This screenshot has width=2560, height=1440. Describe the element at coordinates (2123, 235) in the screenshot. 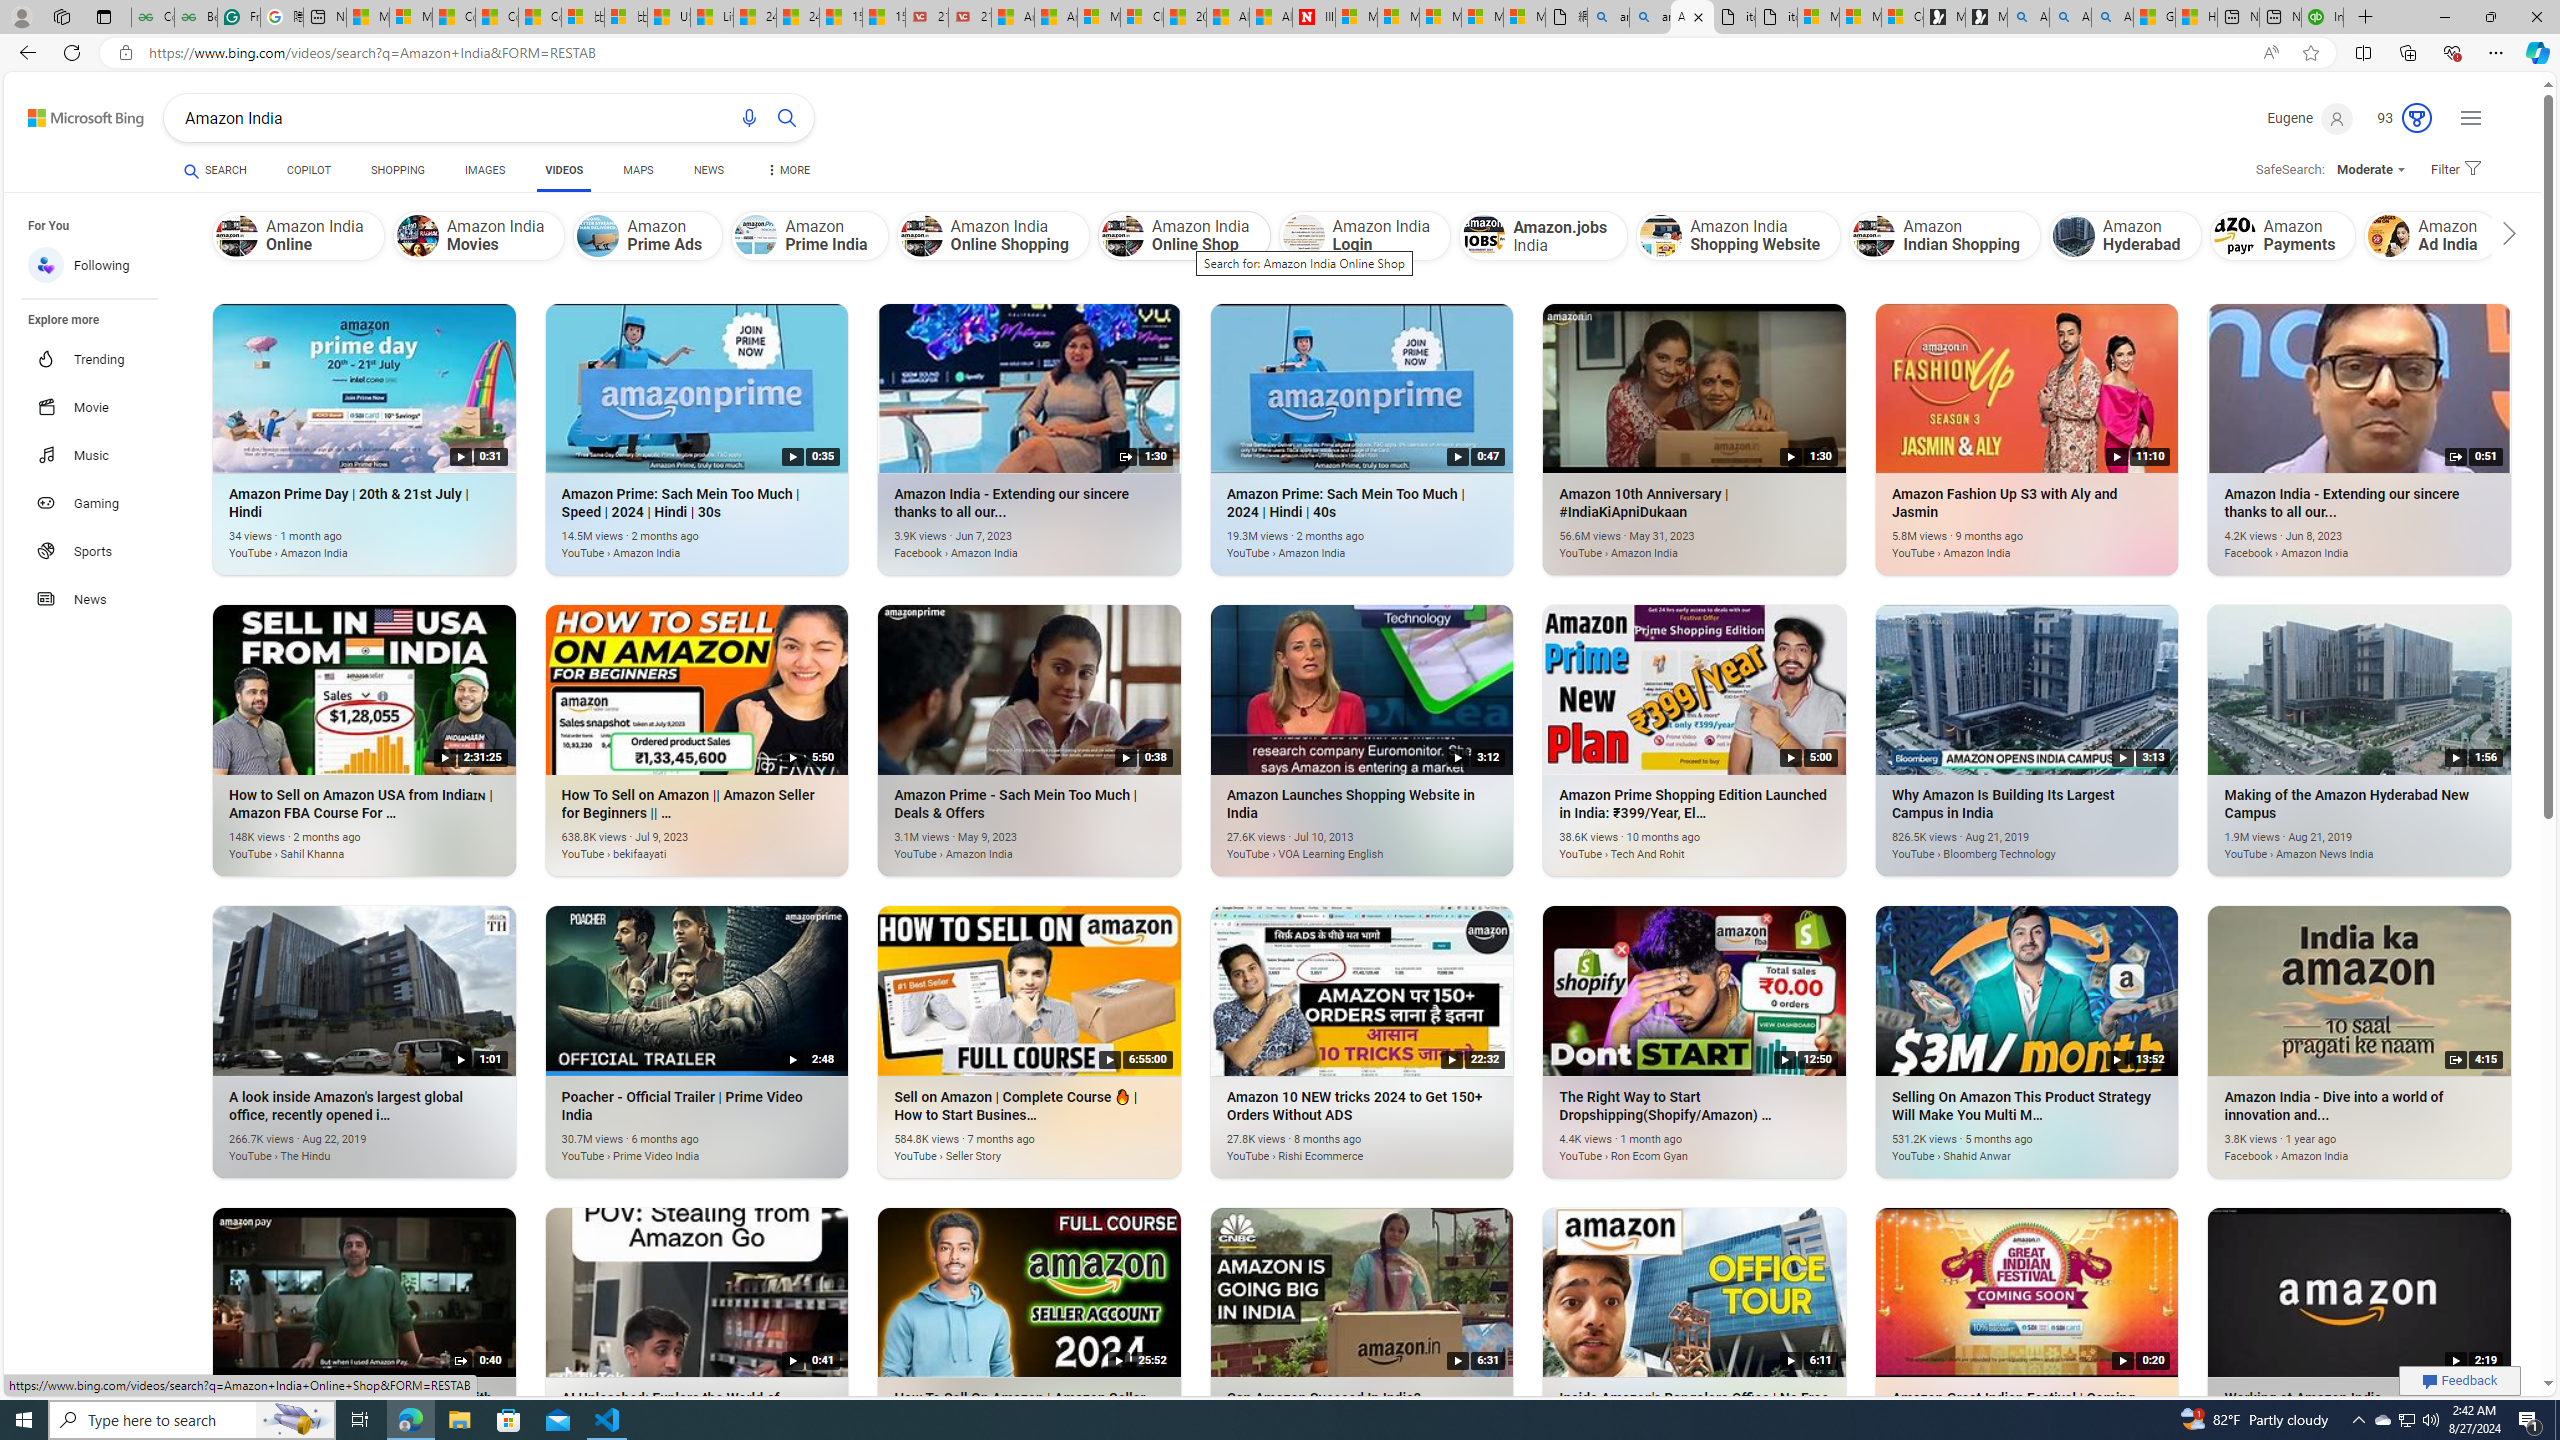

I see `'Amazon Hyderabad'` at that location.